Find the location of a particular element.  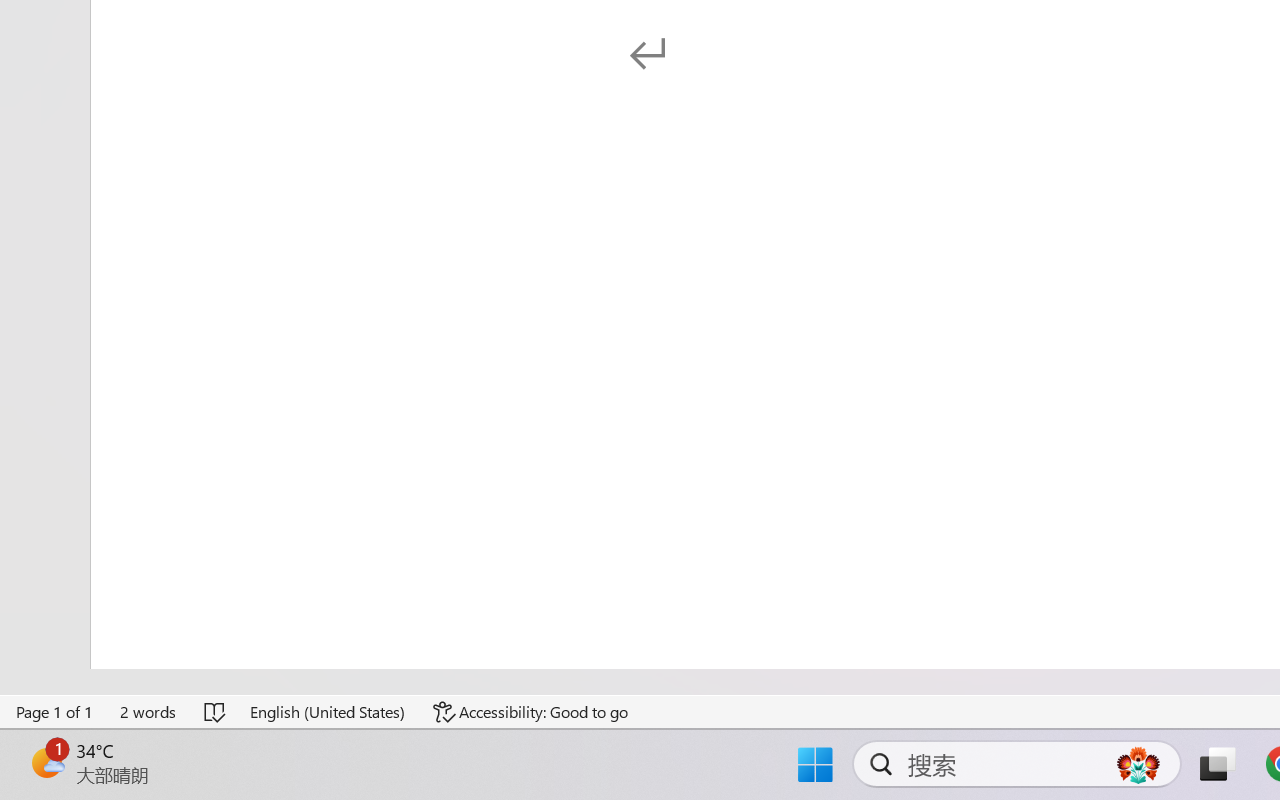

'AutomationID: BadgeAnchorLargeTicker' is located at coordinates (46, 762).